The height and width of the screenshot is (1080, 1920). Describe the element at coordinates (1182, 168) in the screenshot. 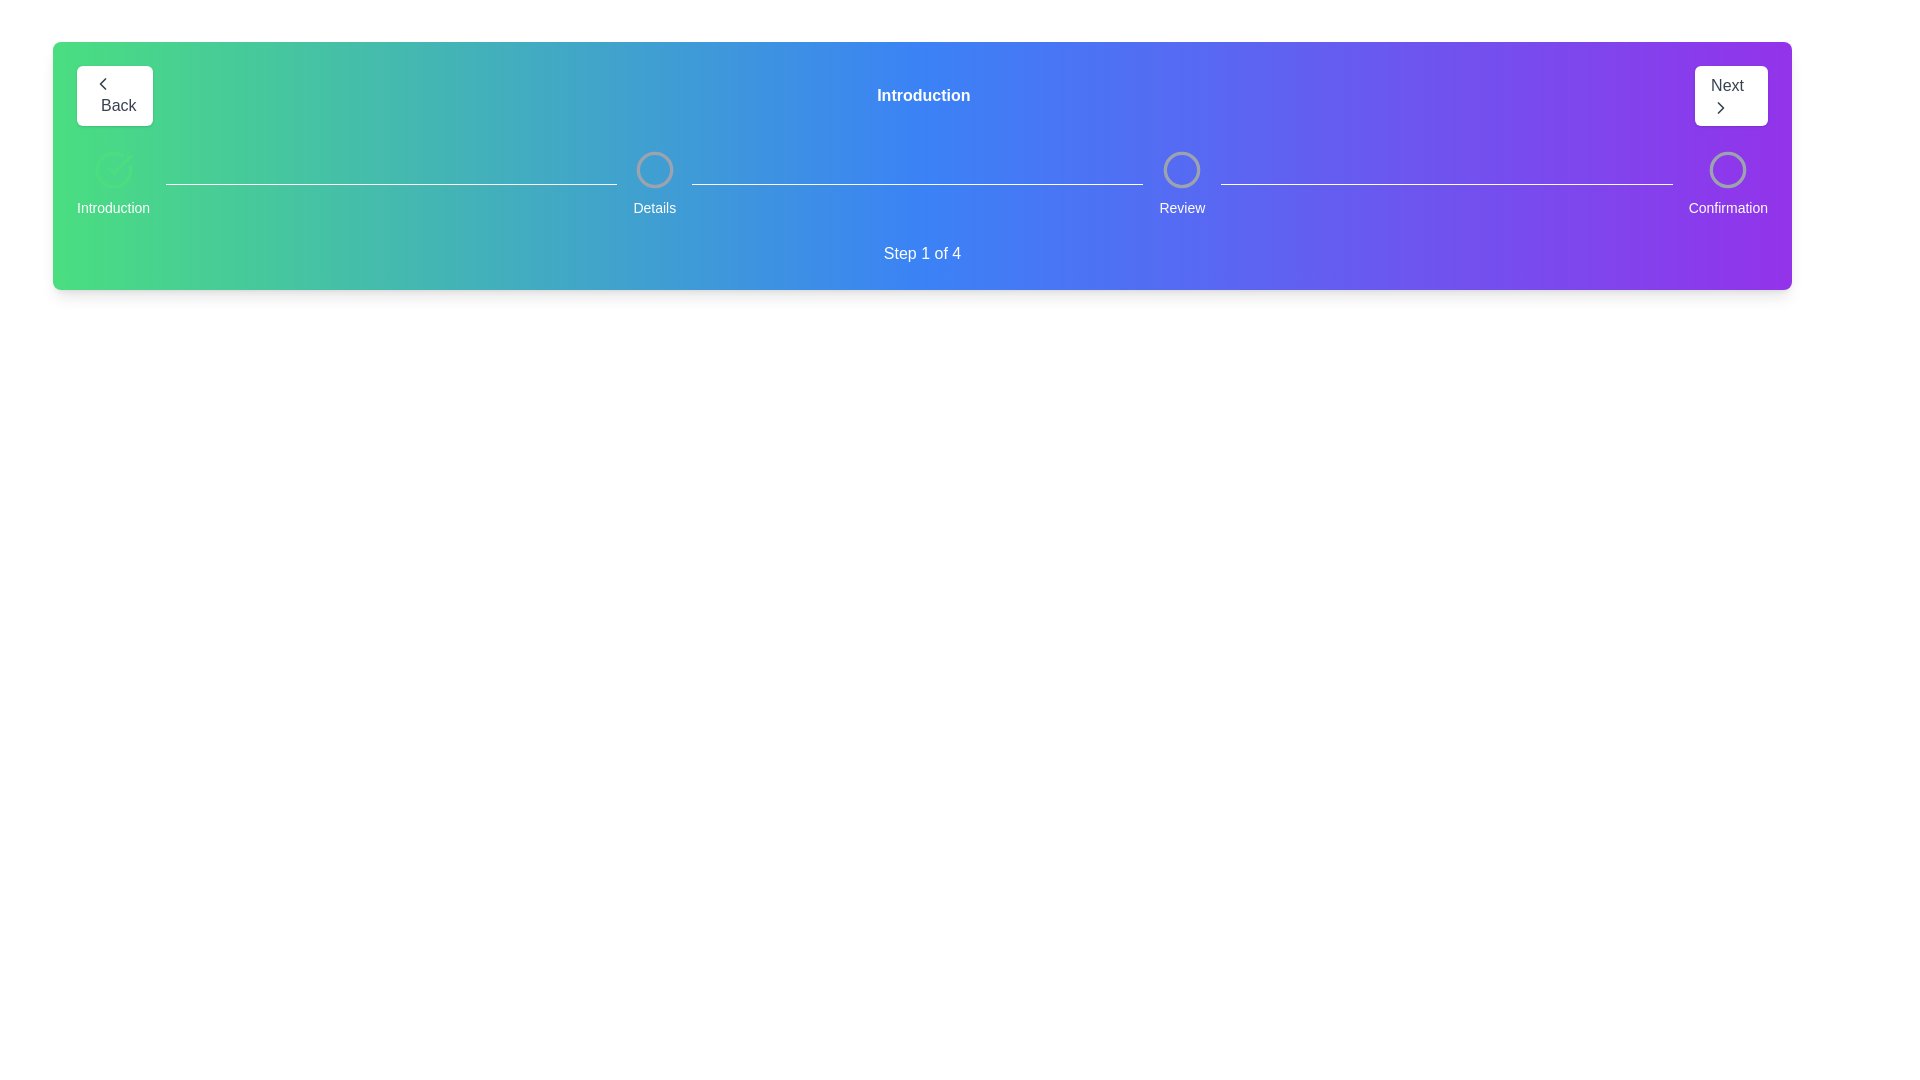

I see `the Step progress indicator, which is a circular icon labeled 'Review' located as the third step marker in a horizontal progress bar` at that location.